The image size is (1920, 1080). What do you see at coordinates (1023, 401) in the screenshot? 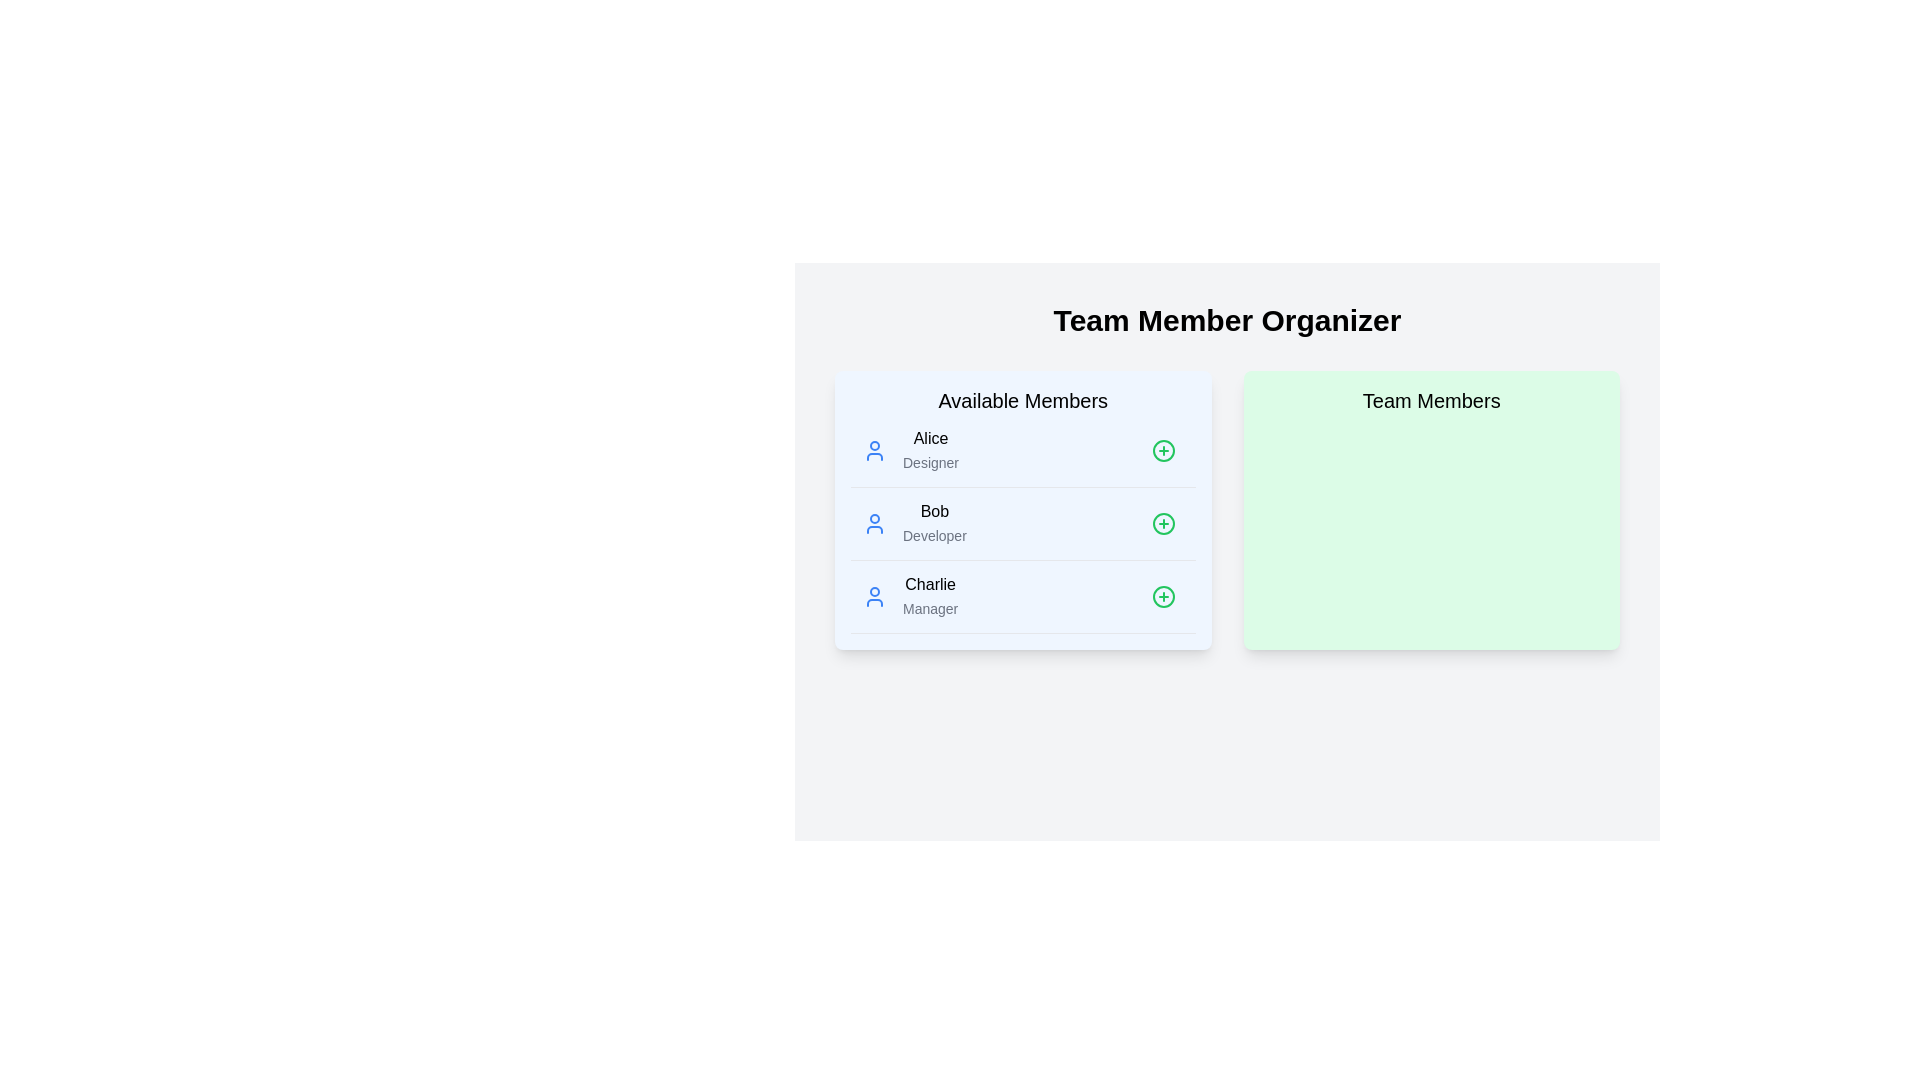
I see `the static text label that indicates the title for the 'Available Members' list, positioned at the top left within a light blue background card` at bounding box center [1023, 401].